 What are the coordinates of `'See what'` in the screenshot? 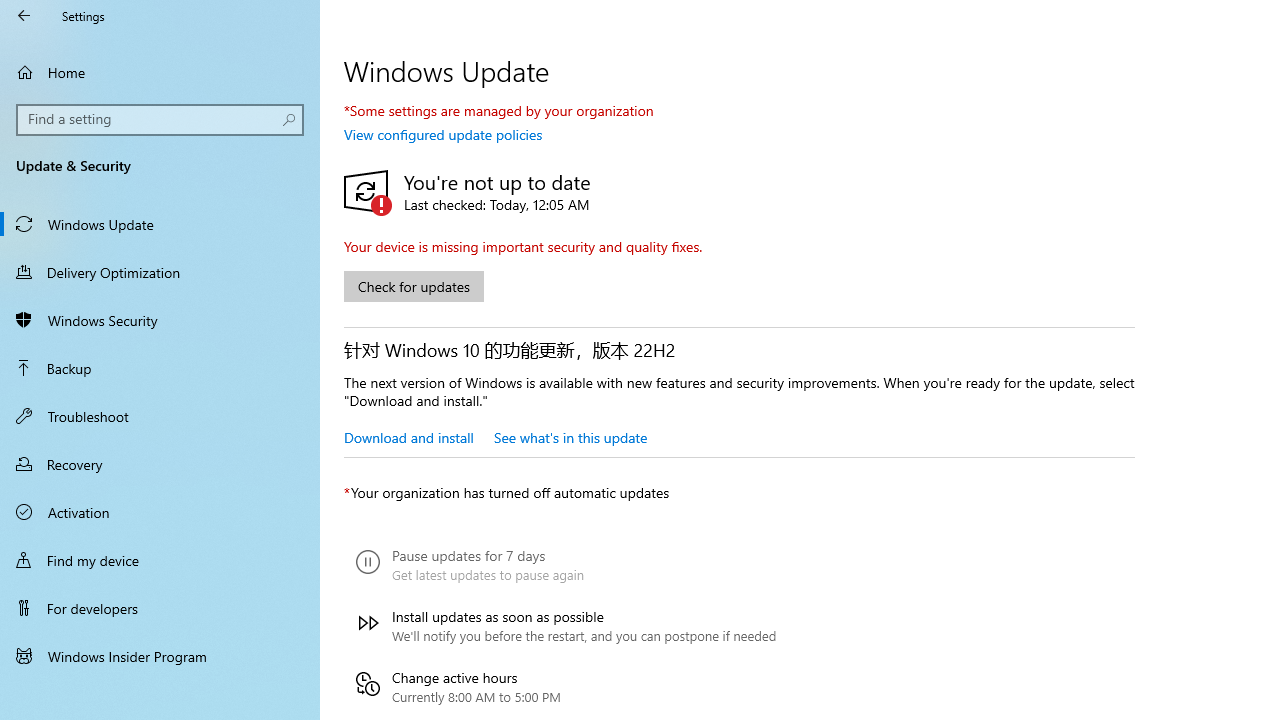 It's located at (569, 436).